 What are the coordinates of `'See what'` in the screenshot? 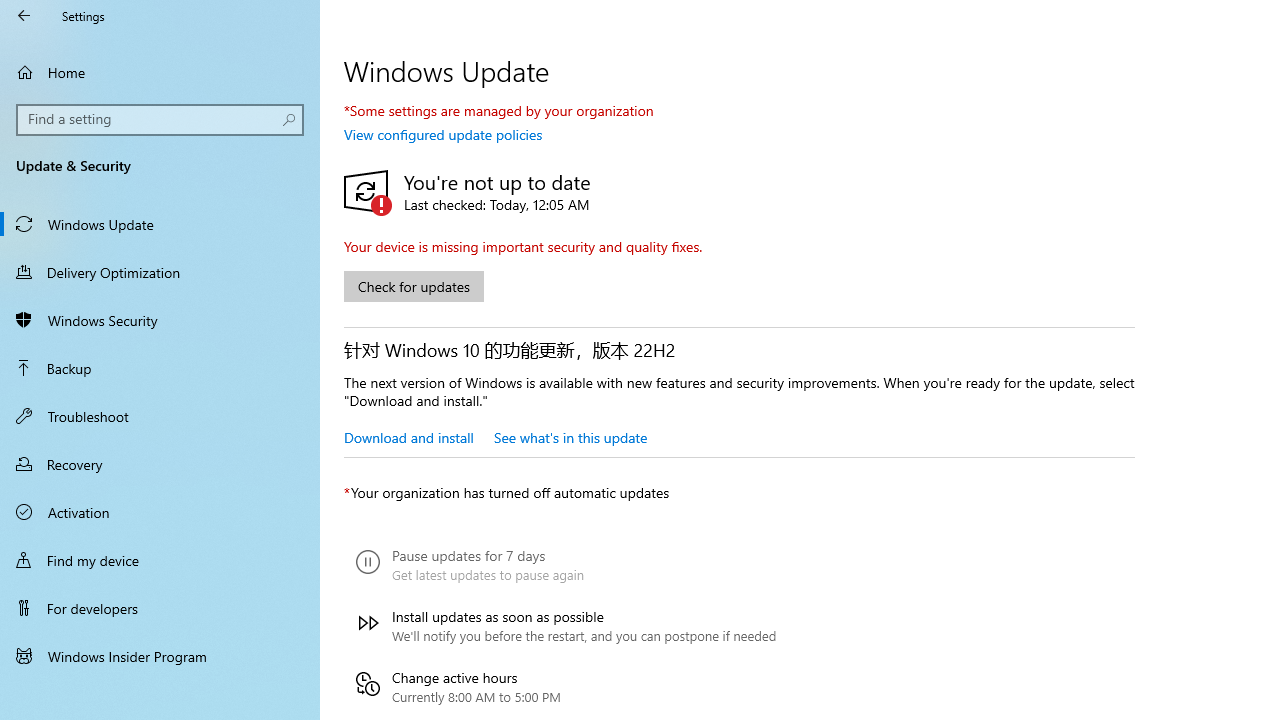 It's located at (569, 436).